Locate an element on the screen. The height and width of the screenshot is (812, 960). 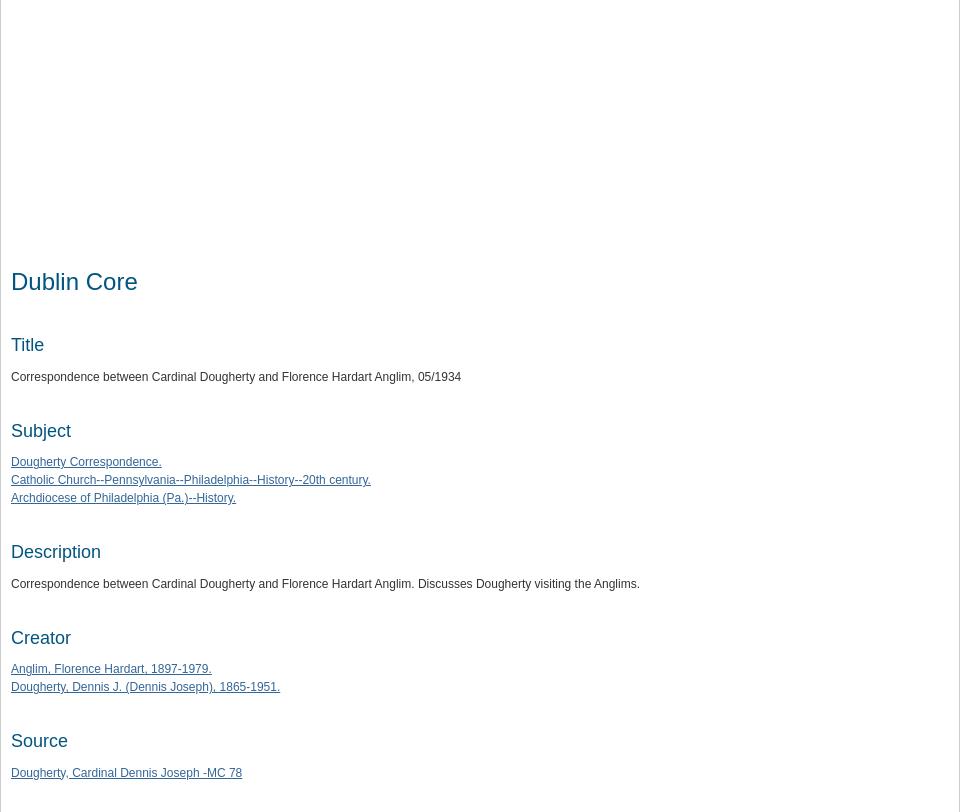
'Archdiocese of Philadelphia (Pa.)--History.' is located at coordinates (122, 496).